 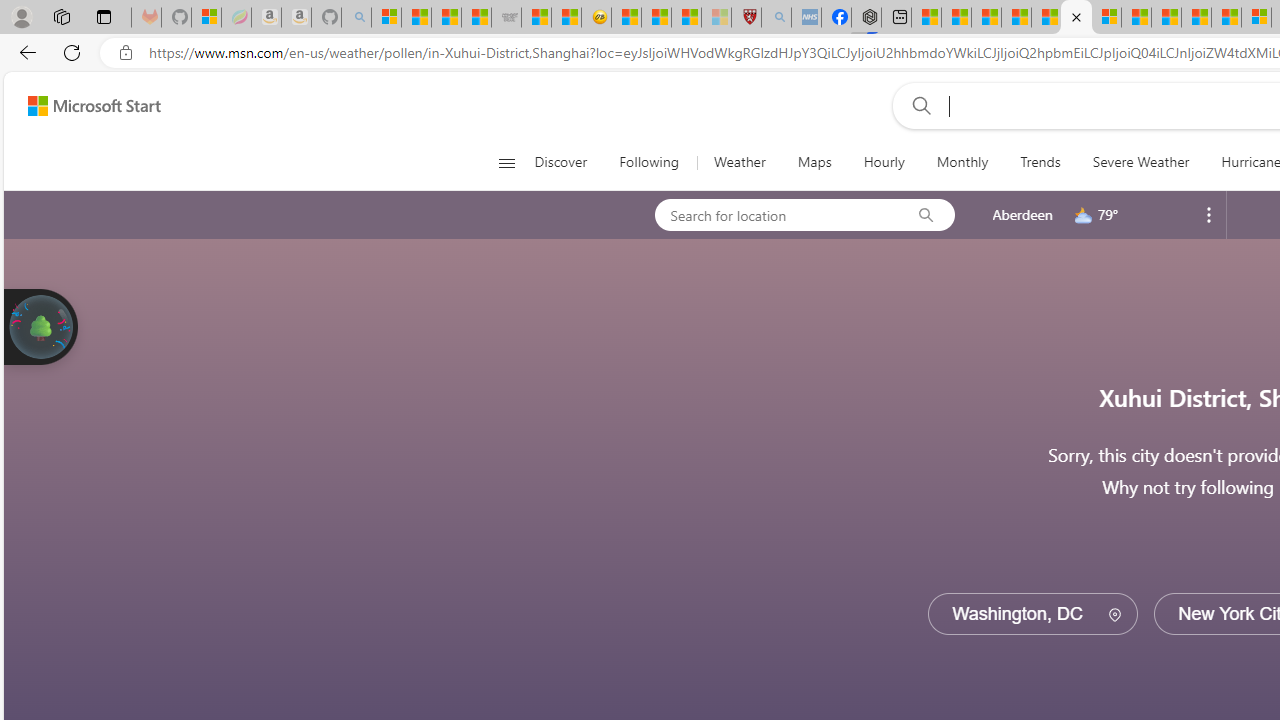 What do you see at coordinates (1141, 162) in the screenshot?
I see `'Severe Weather'` at bounding box center [1141, 162].